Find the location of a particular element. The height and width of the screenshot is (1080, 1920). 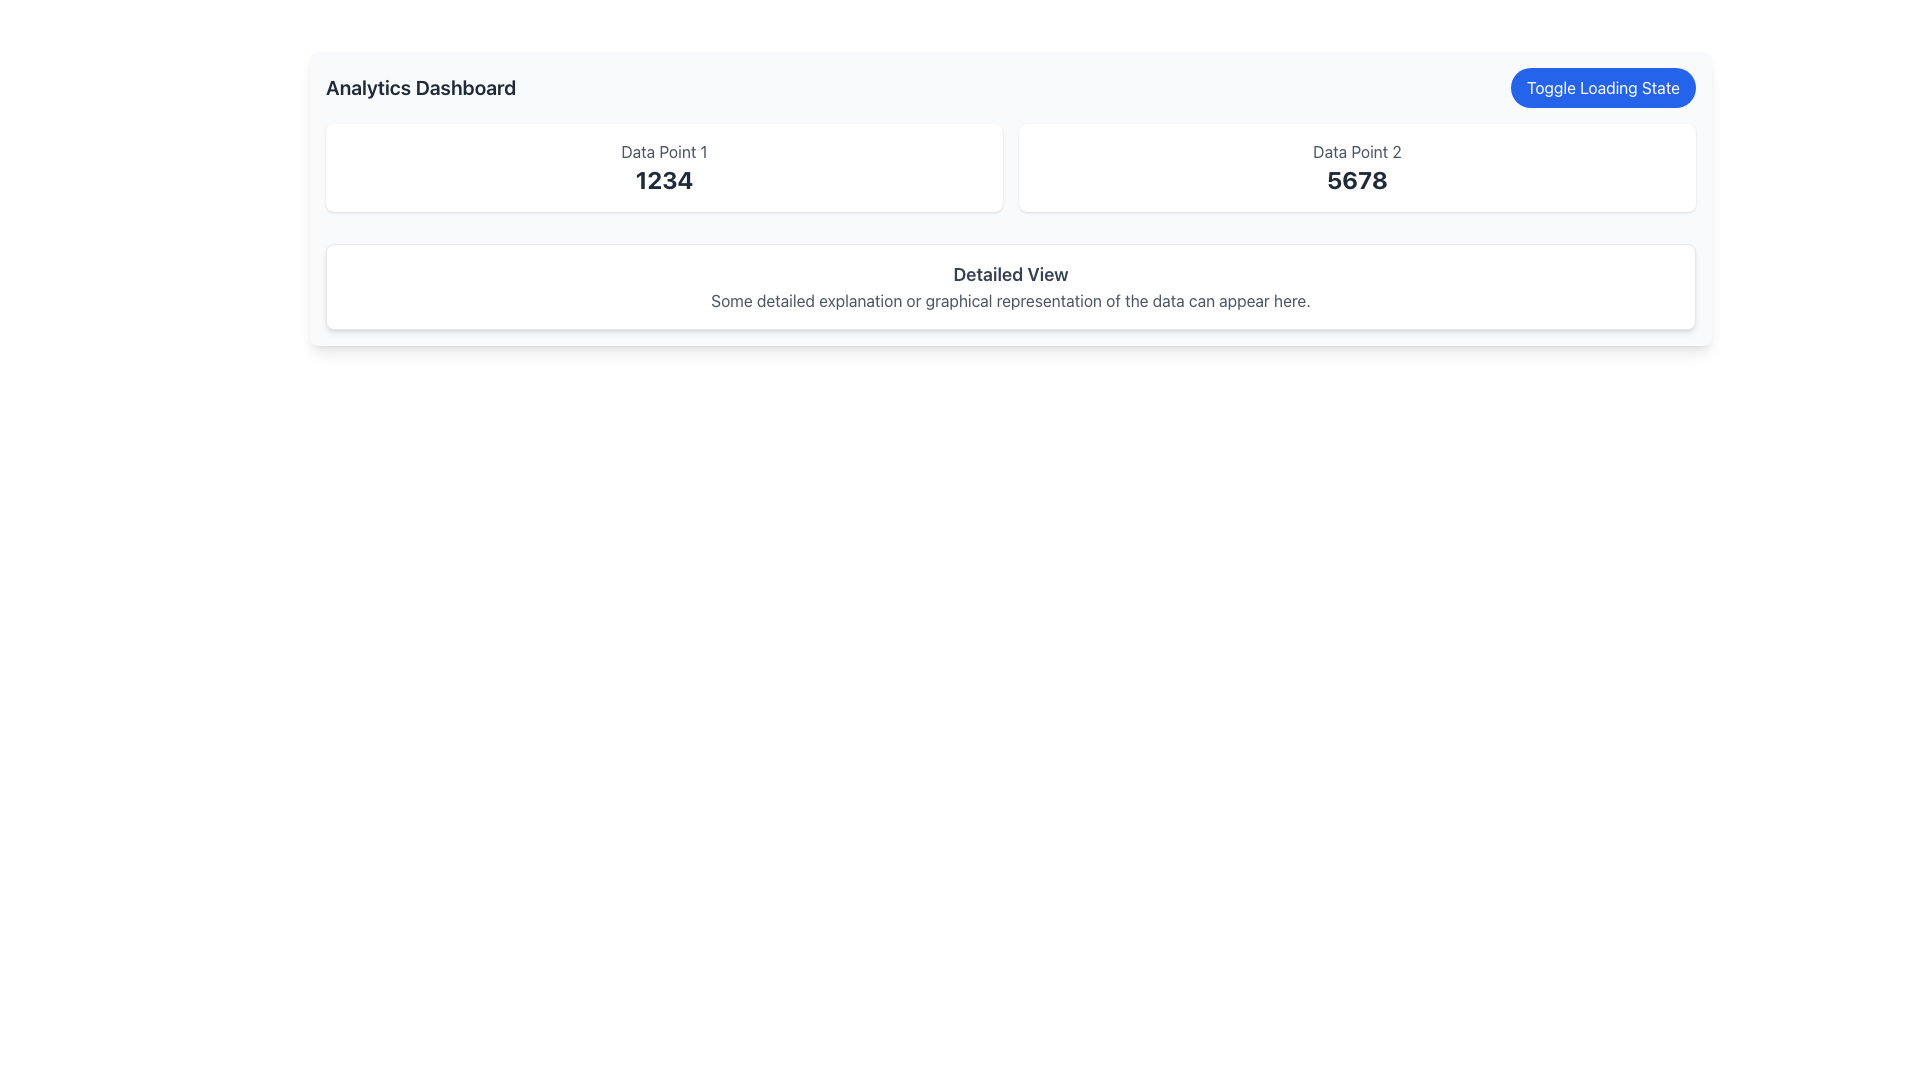

displayed number from the Text Display representing 'Data Point 1' in the analytics dashboard, located below the label and centered in the top left card is located at coordinates (664, 180).